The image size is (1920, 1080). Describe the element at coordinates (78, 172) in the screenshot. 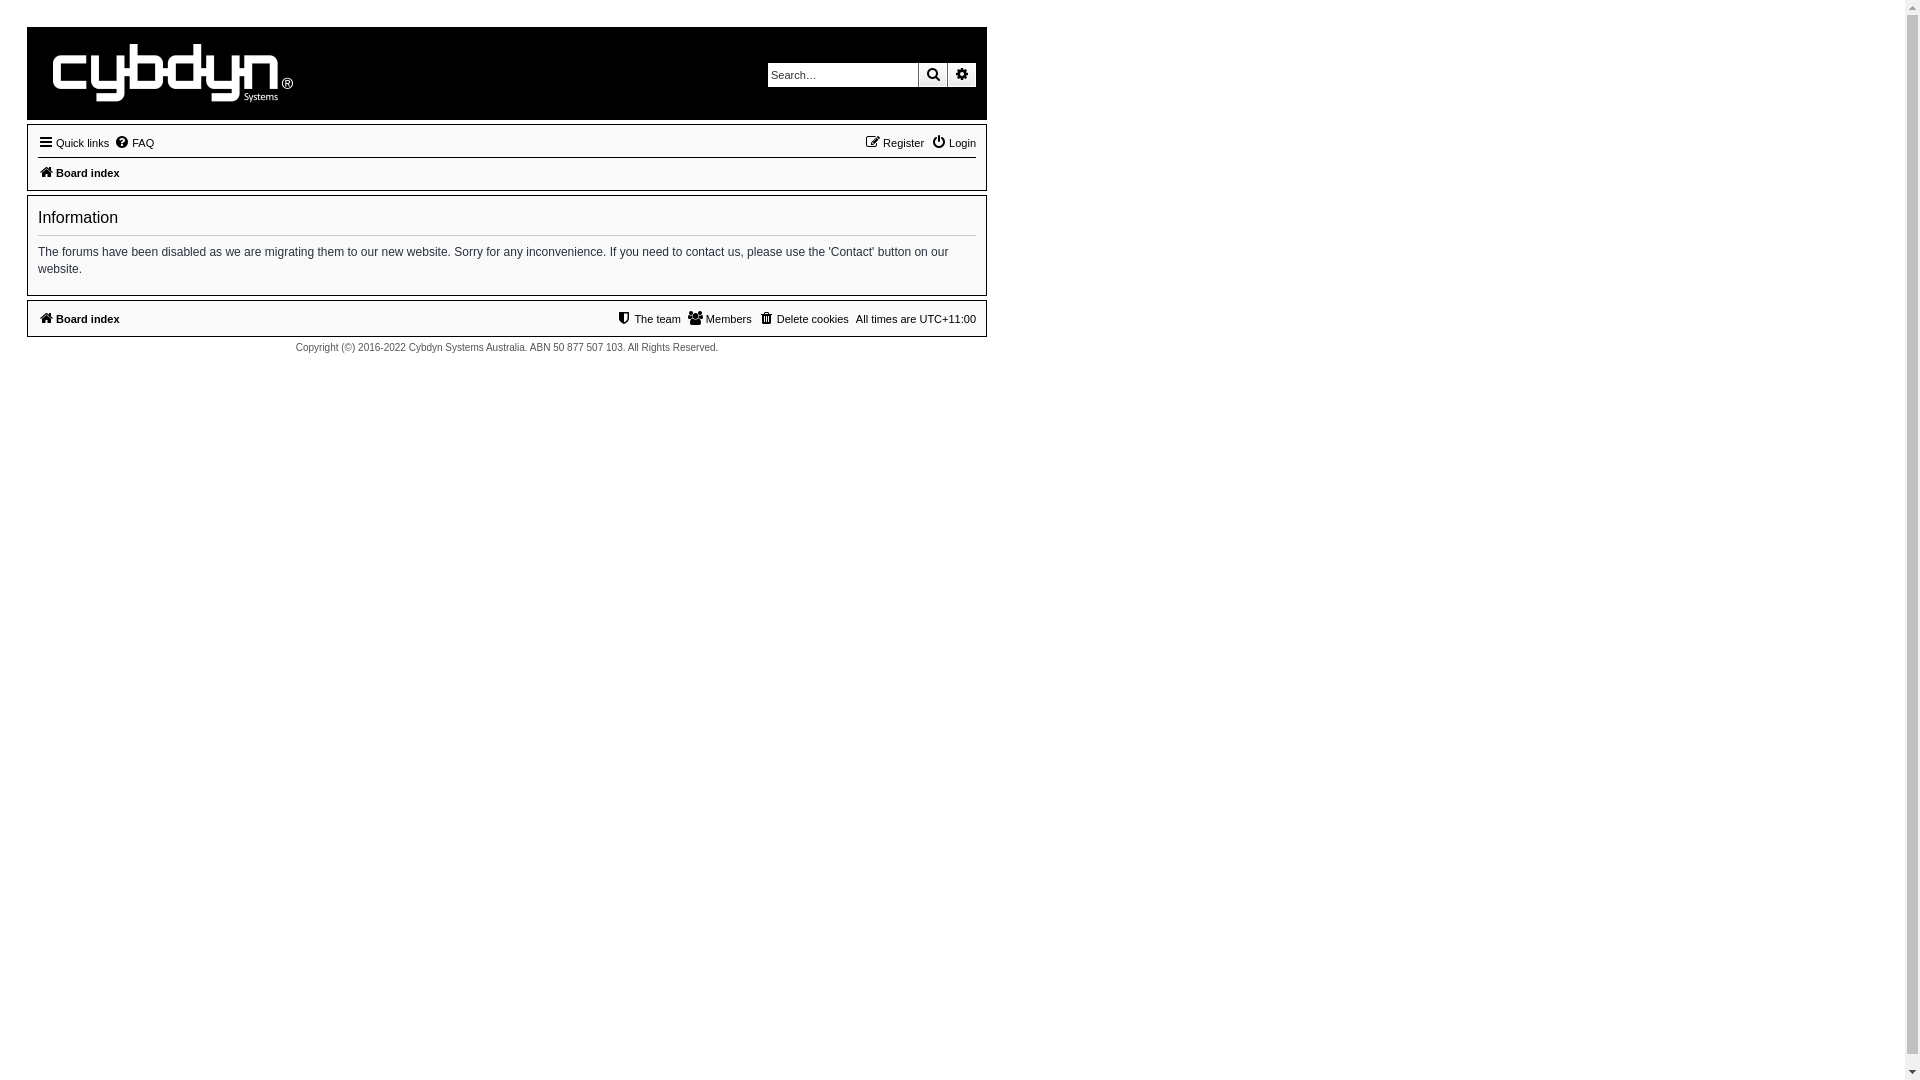

I see `'Board index'` at that location.